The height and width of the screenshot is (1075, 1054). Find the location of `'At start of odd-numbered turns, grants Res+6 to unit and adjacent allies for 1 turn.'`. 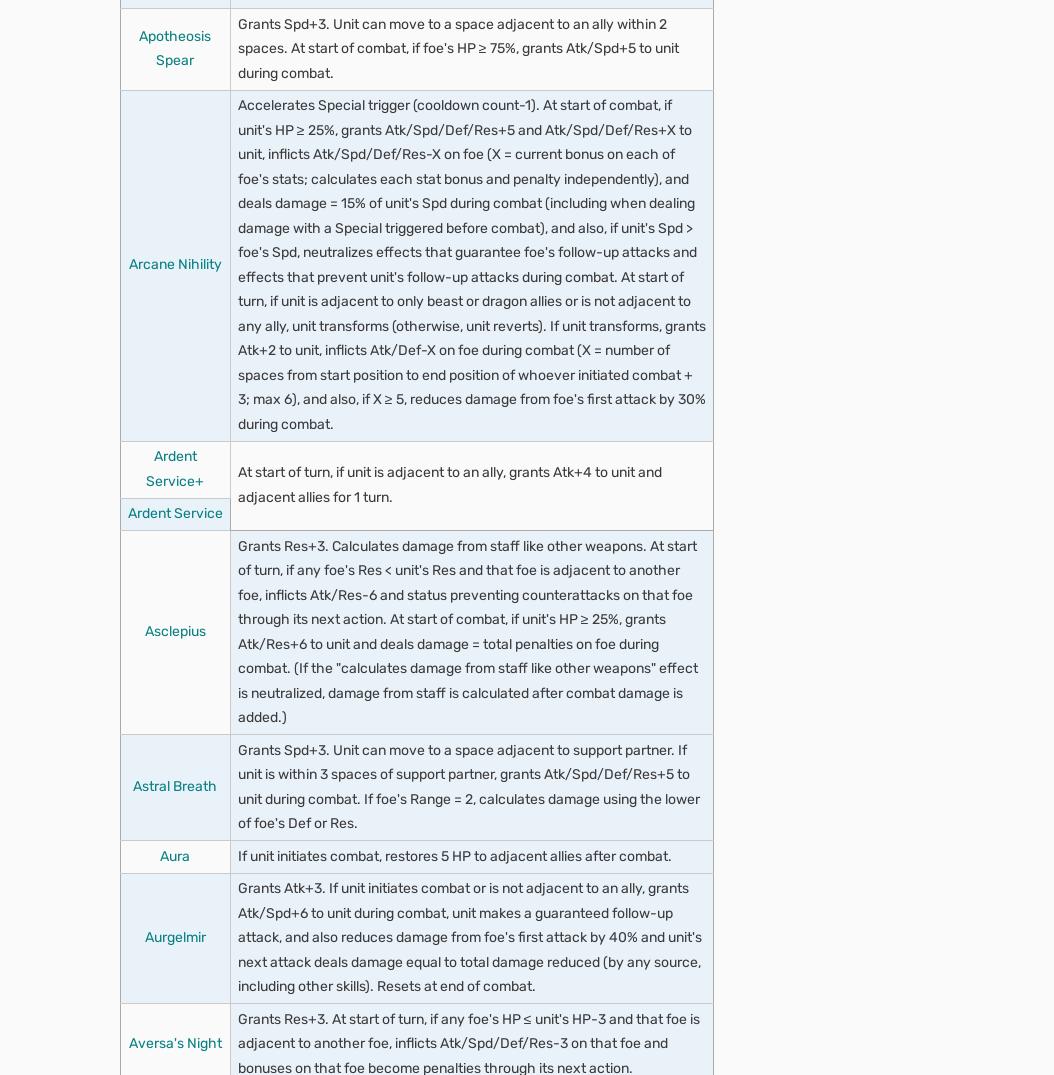

'At start of odd-numbered turns, grants Res+6 to unit and adjacent allies for 1 turn.' is located at coordinates (469, 149).